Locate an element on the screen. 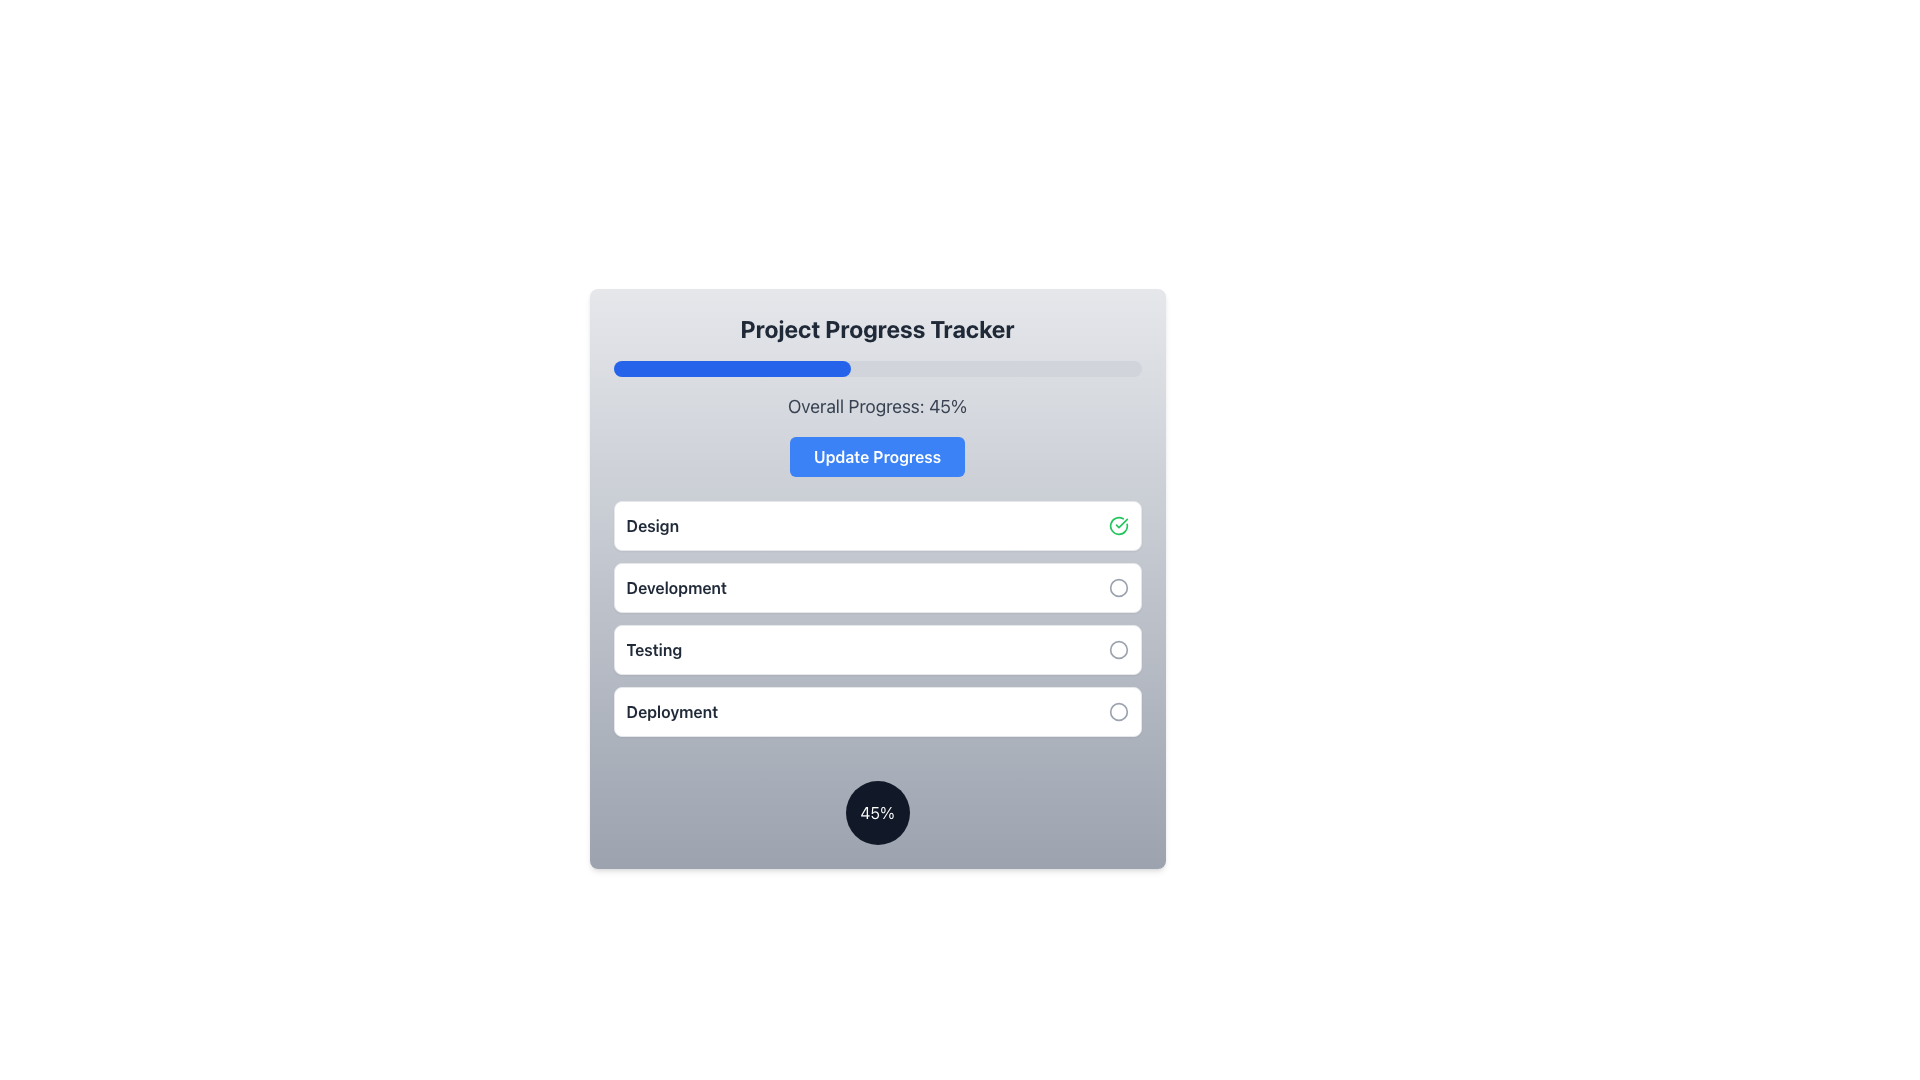  the 'Testing' phase in the project progress tracker is located at coordinates (877, 650).